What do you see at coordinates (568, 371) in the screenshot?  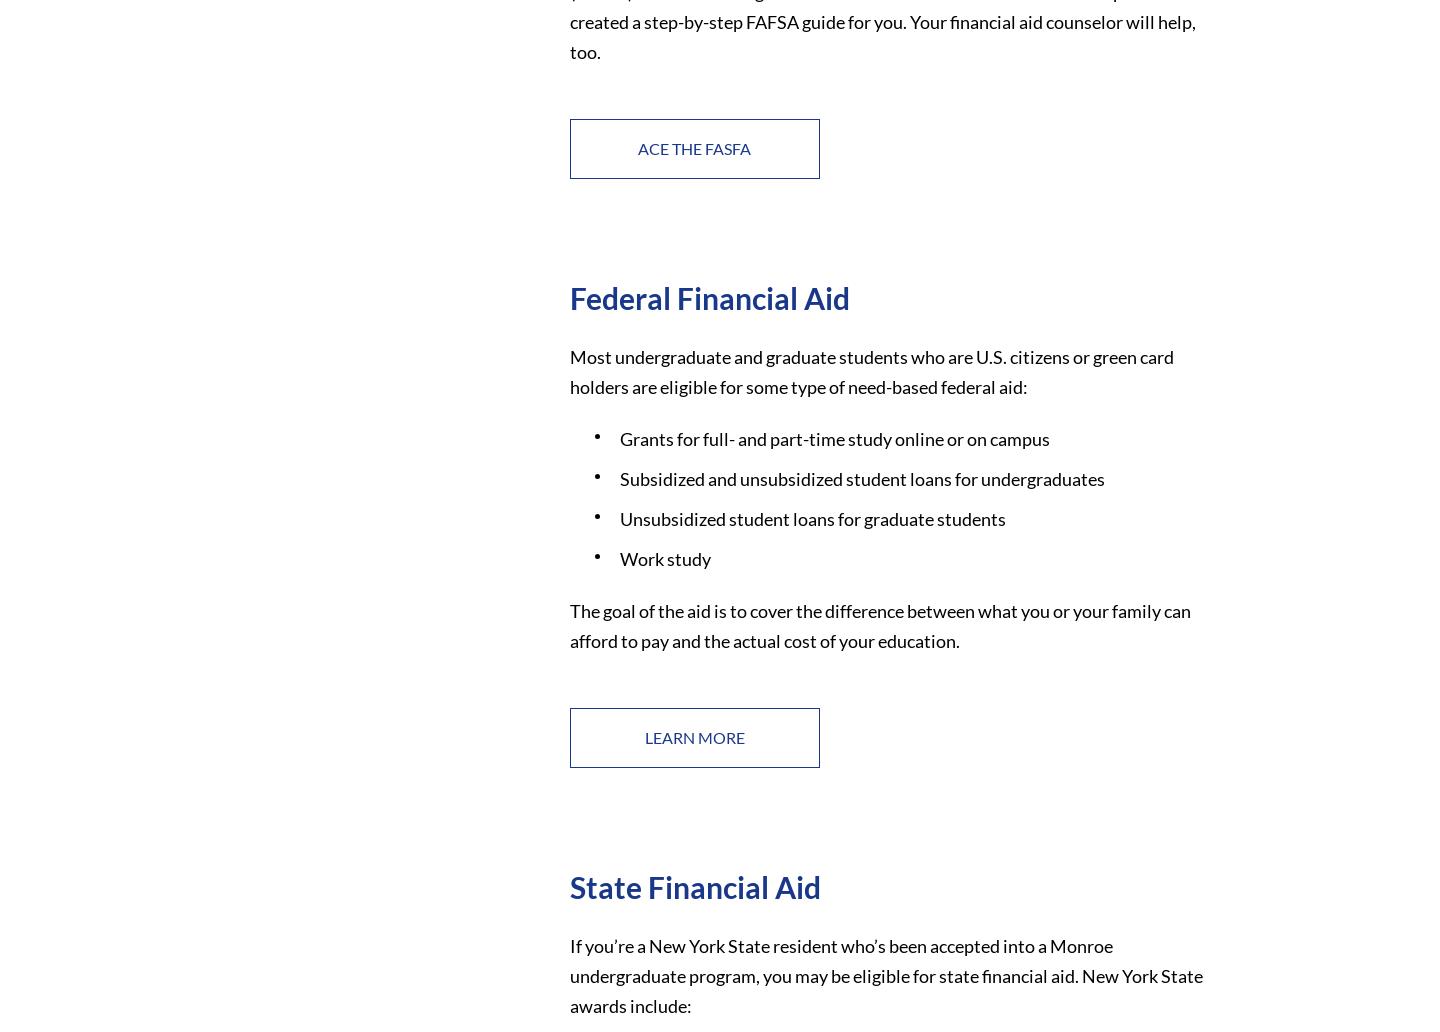 I see `'Most undergraduate and graduate students who are U.S. citizens or green card holders are eligible for some type of need-based federal aid:'` at bounding box center [568, 371].